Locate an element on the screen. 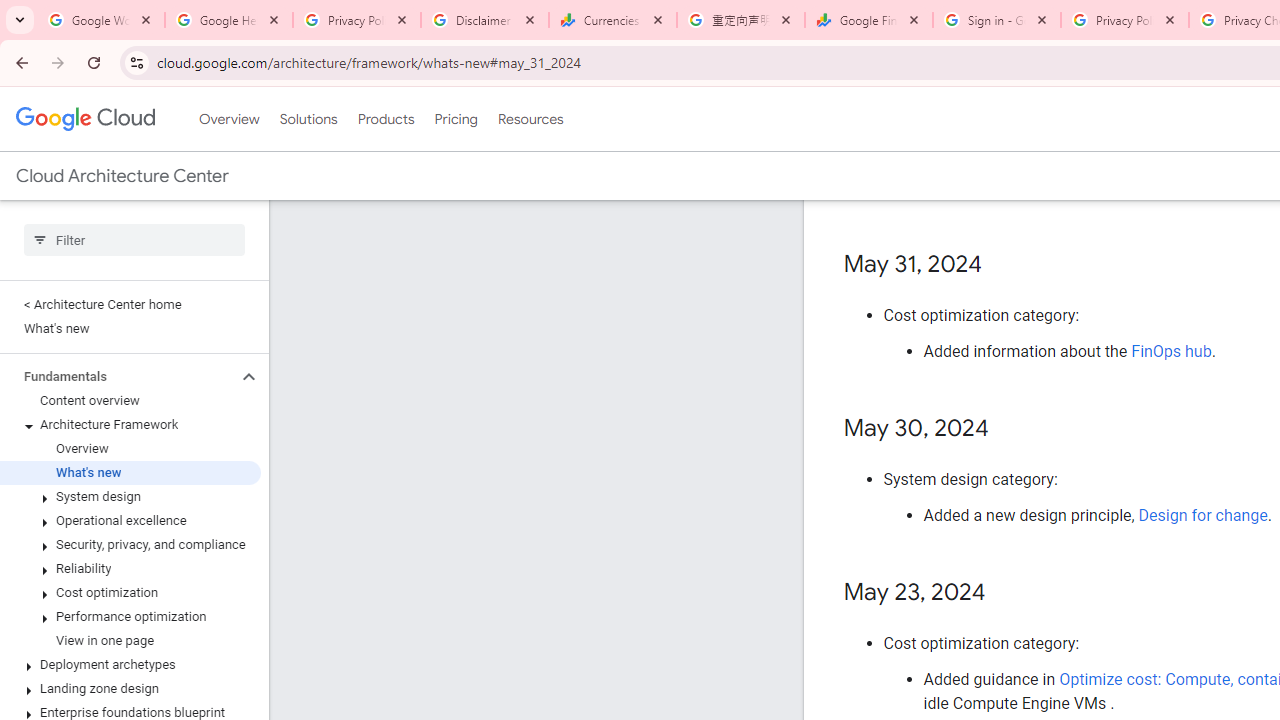  'Copy link to this section: May 30, 2024' is located at coordinates (1008, 428).